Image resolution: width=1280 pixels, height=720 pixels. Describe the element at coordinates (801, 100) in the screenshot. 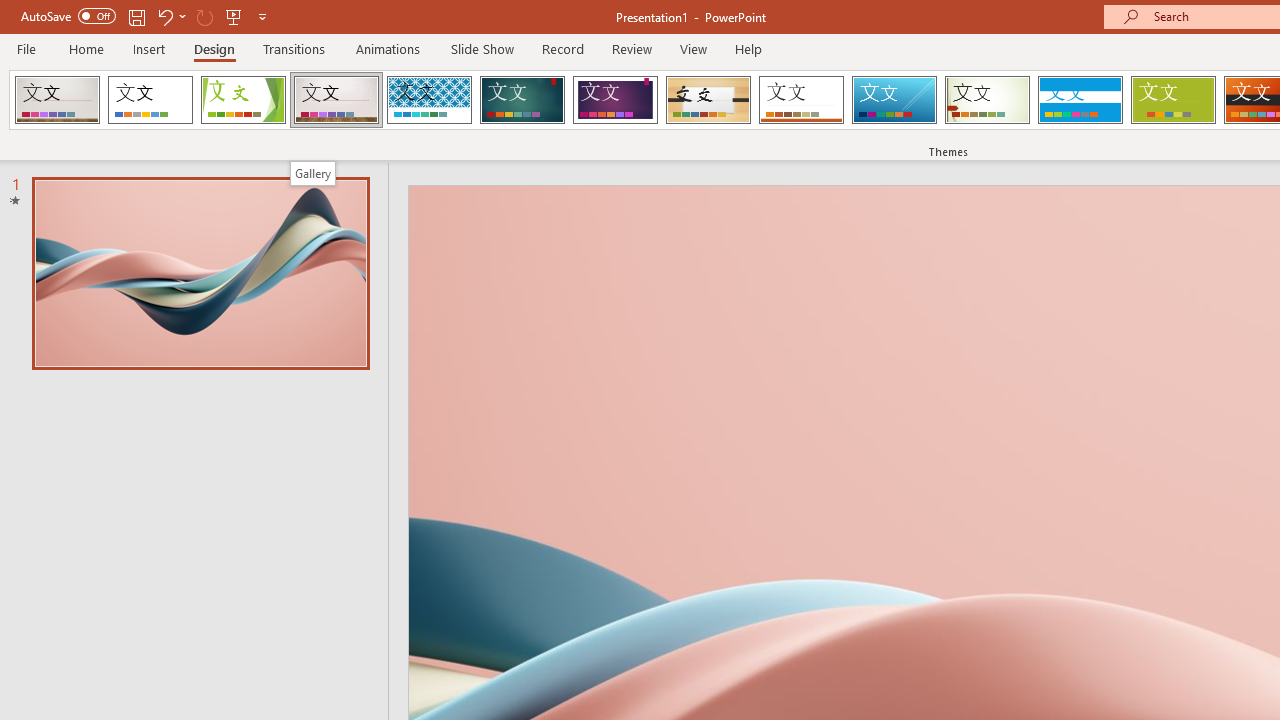

I see `'Retrospect'` at that location.